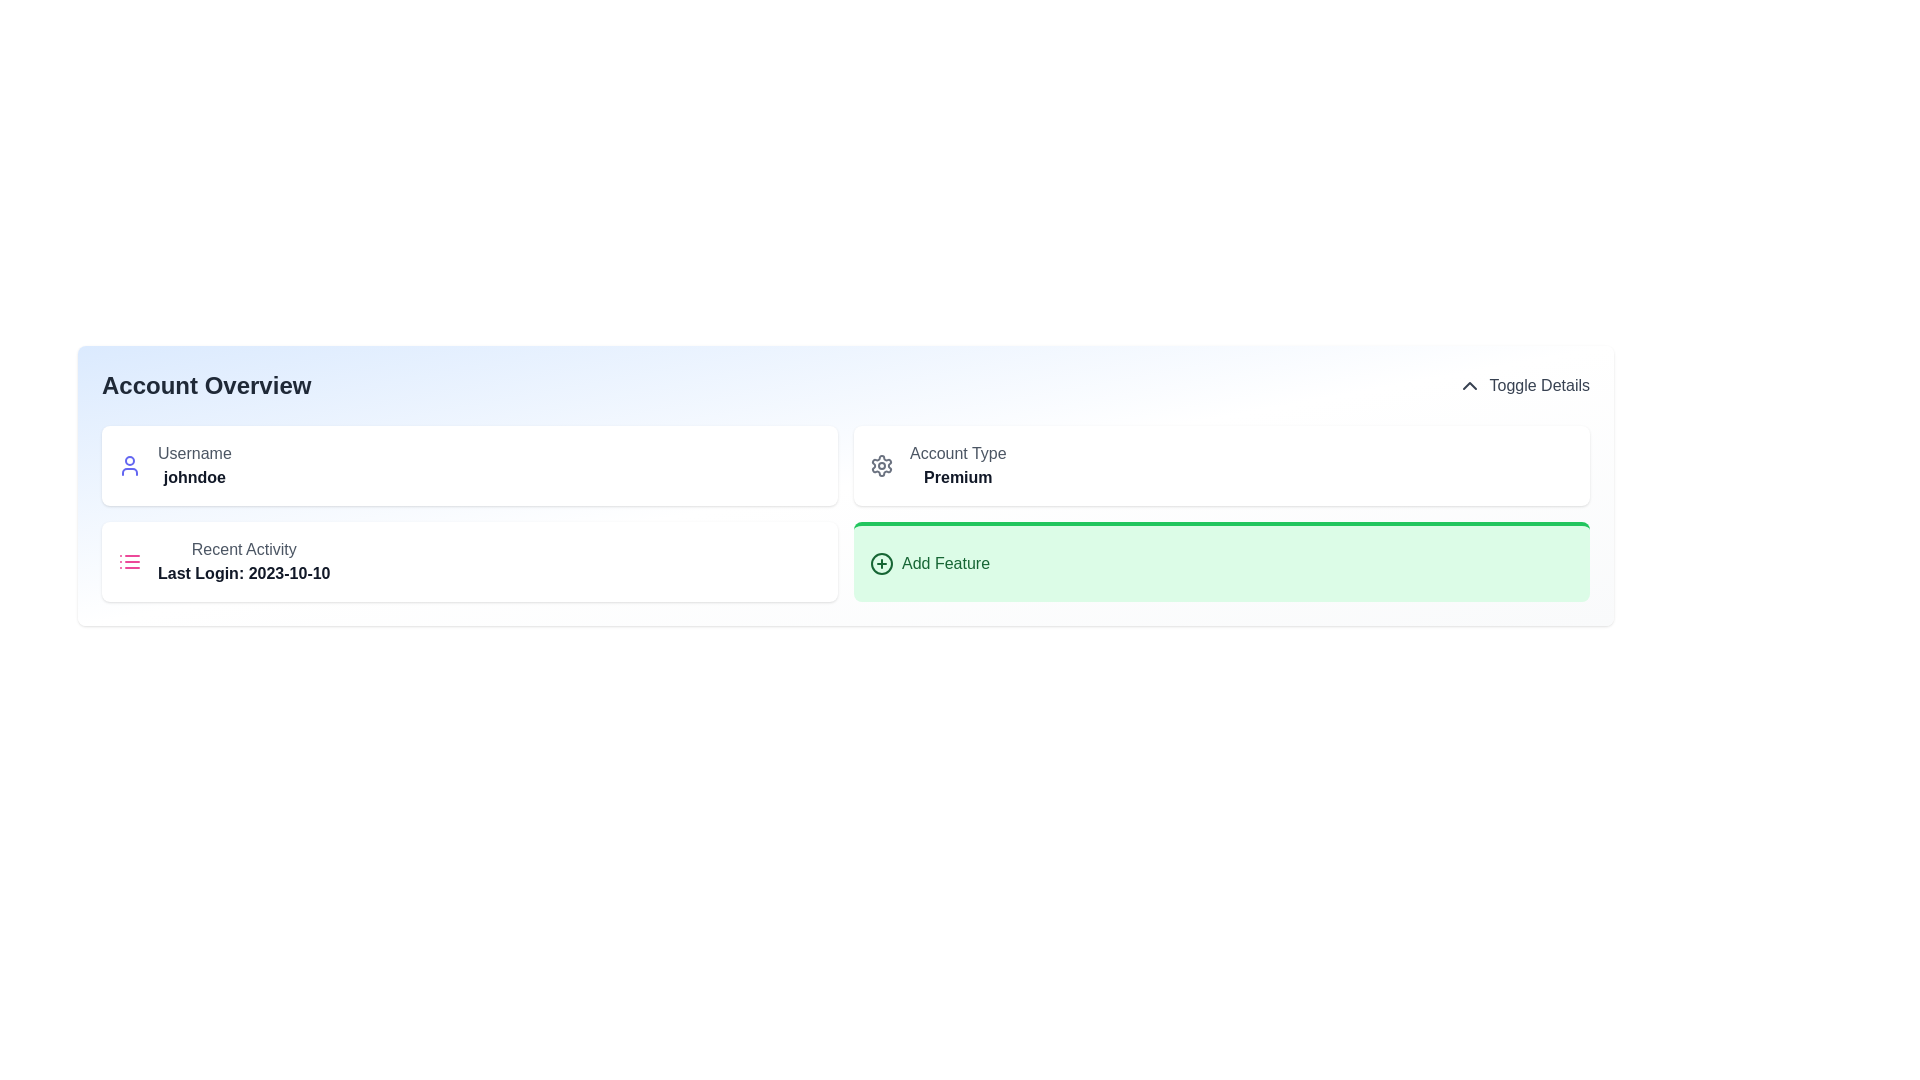 This screenshot has width=1920, height=1080. Describe the element at coordinates (881, 466) in the screenshot. I see `the gear-shaped icon with a gray outline located to the left of the 'Account Type' label indicating 'Premium'` at that location.